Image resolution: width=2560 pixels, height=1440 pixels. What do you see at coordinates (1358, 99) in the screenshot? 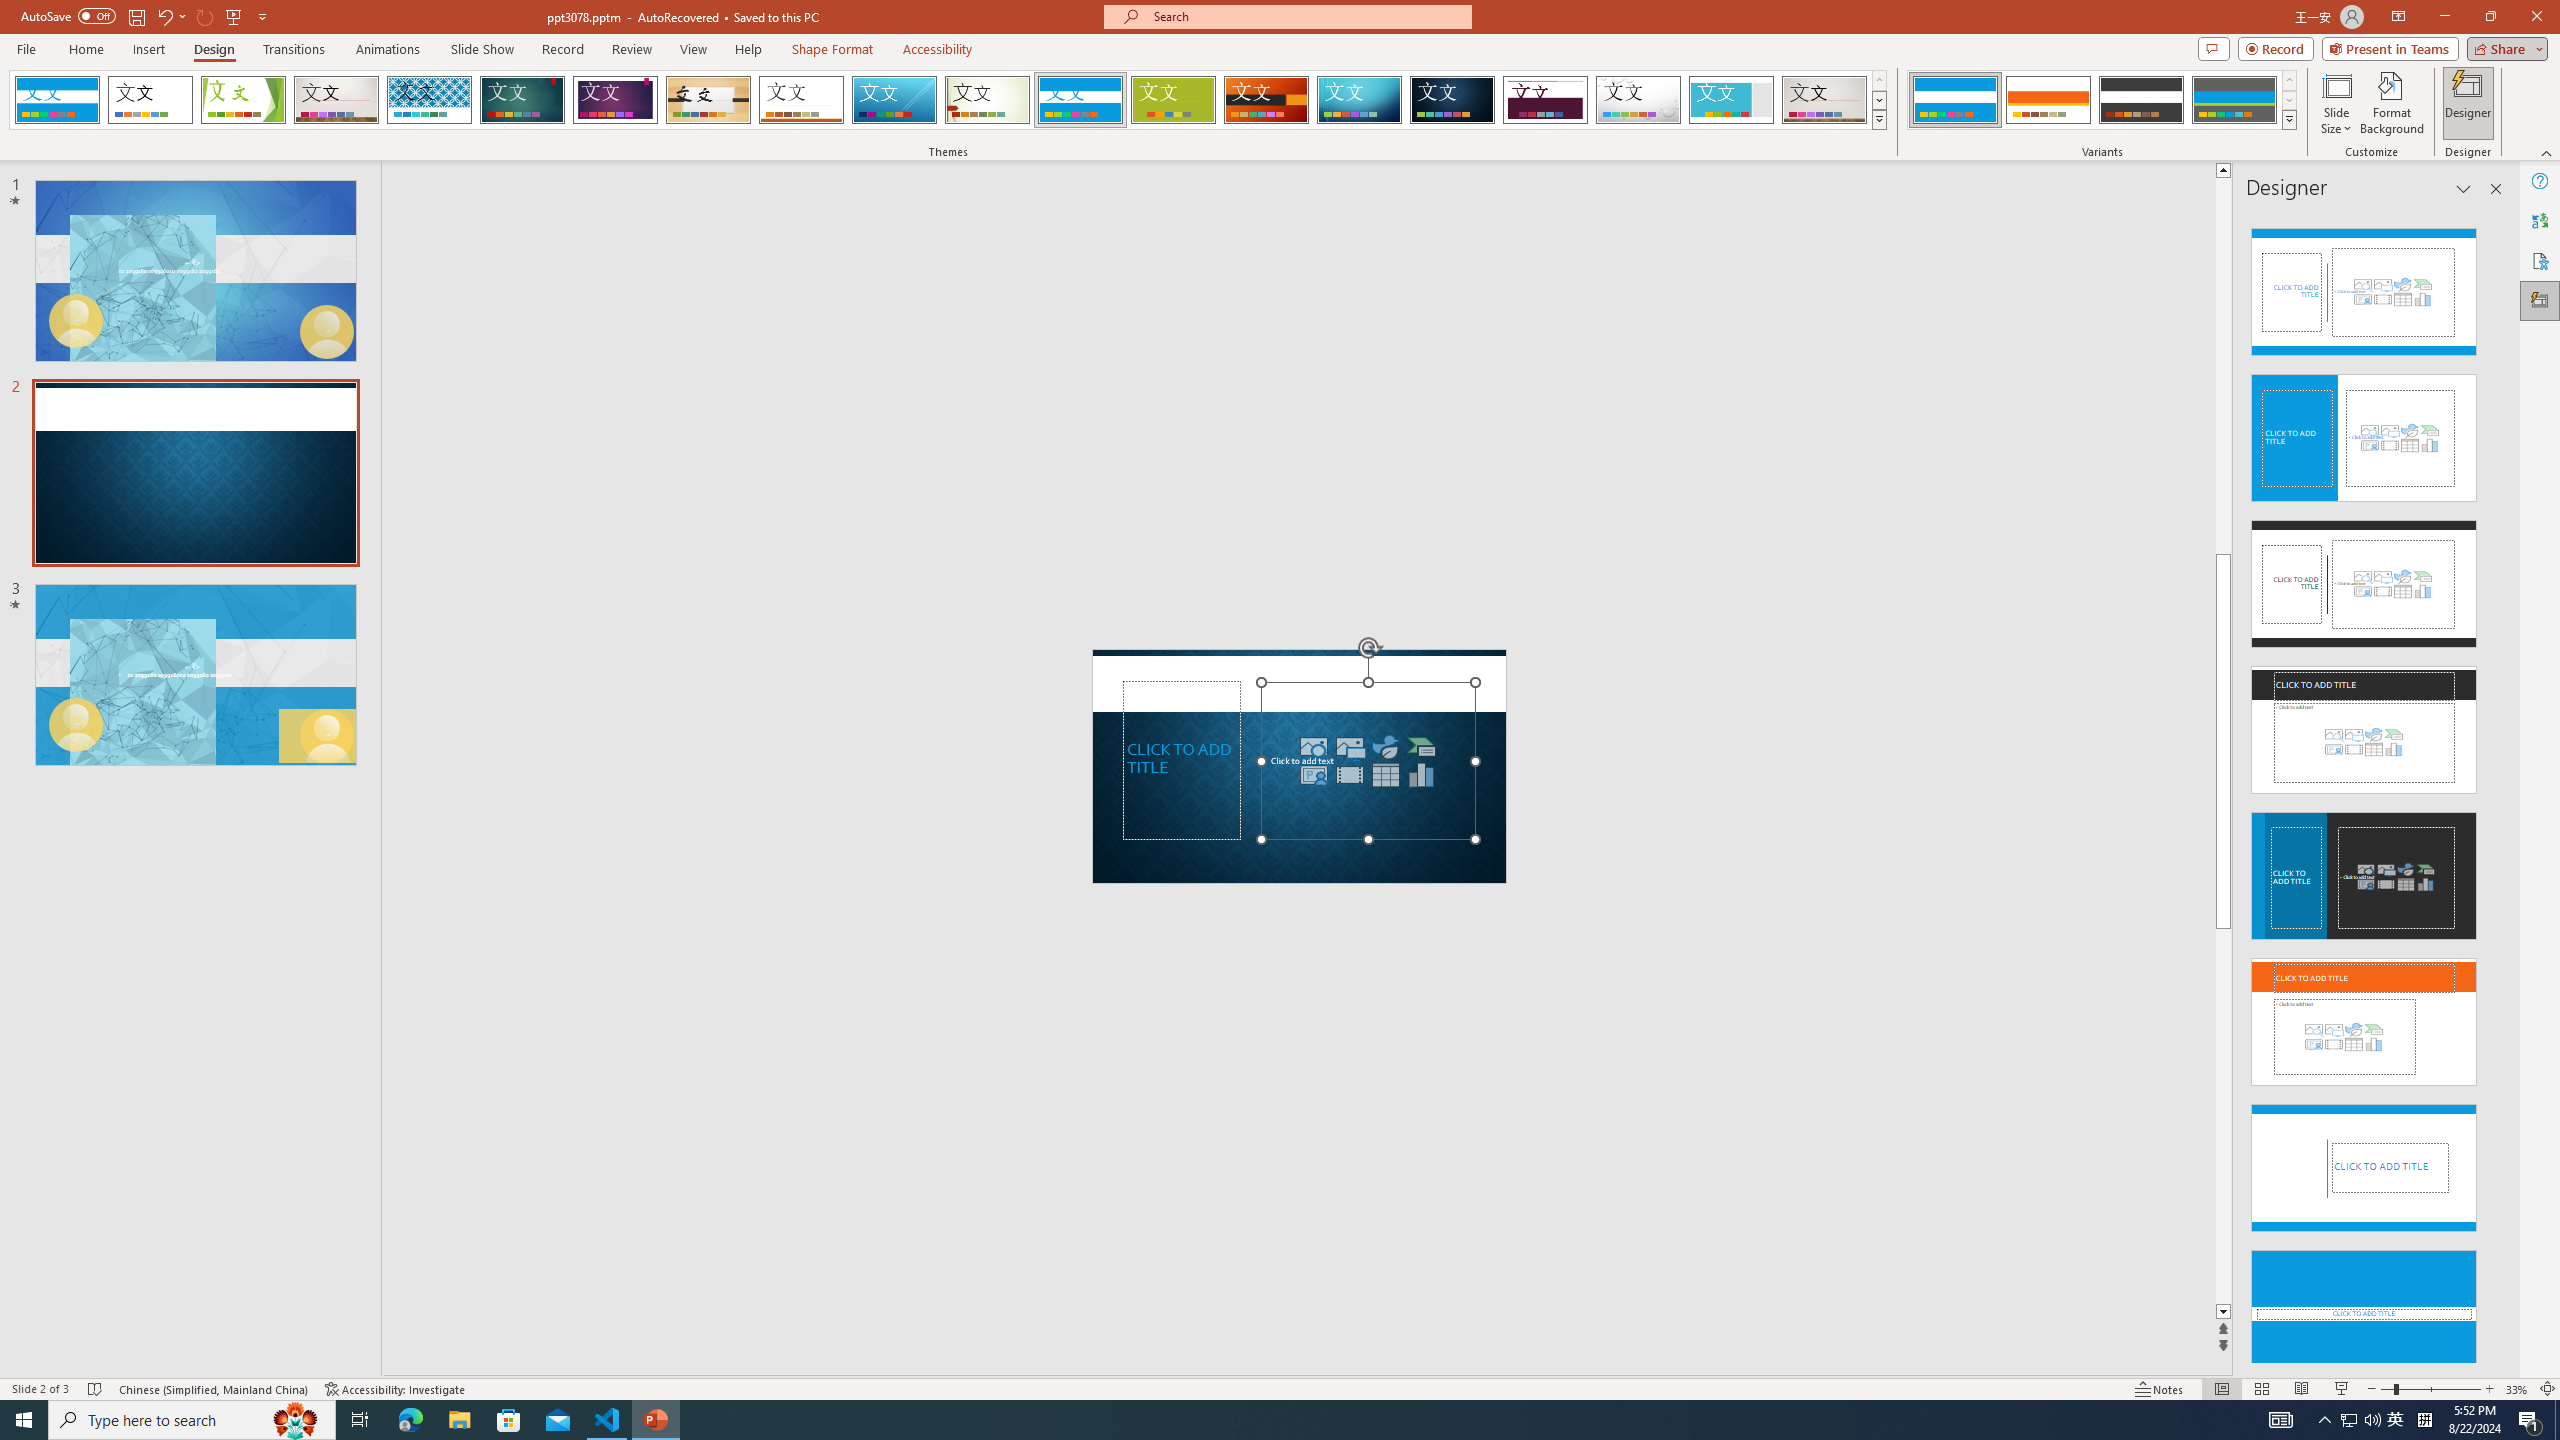
I see `'Circuit'` at bounding box center [1358, 99].